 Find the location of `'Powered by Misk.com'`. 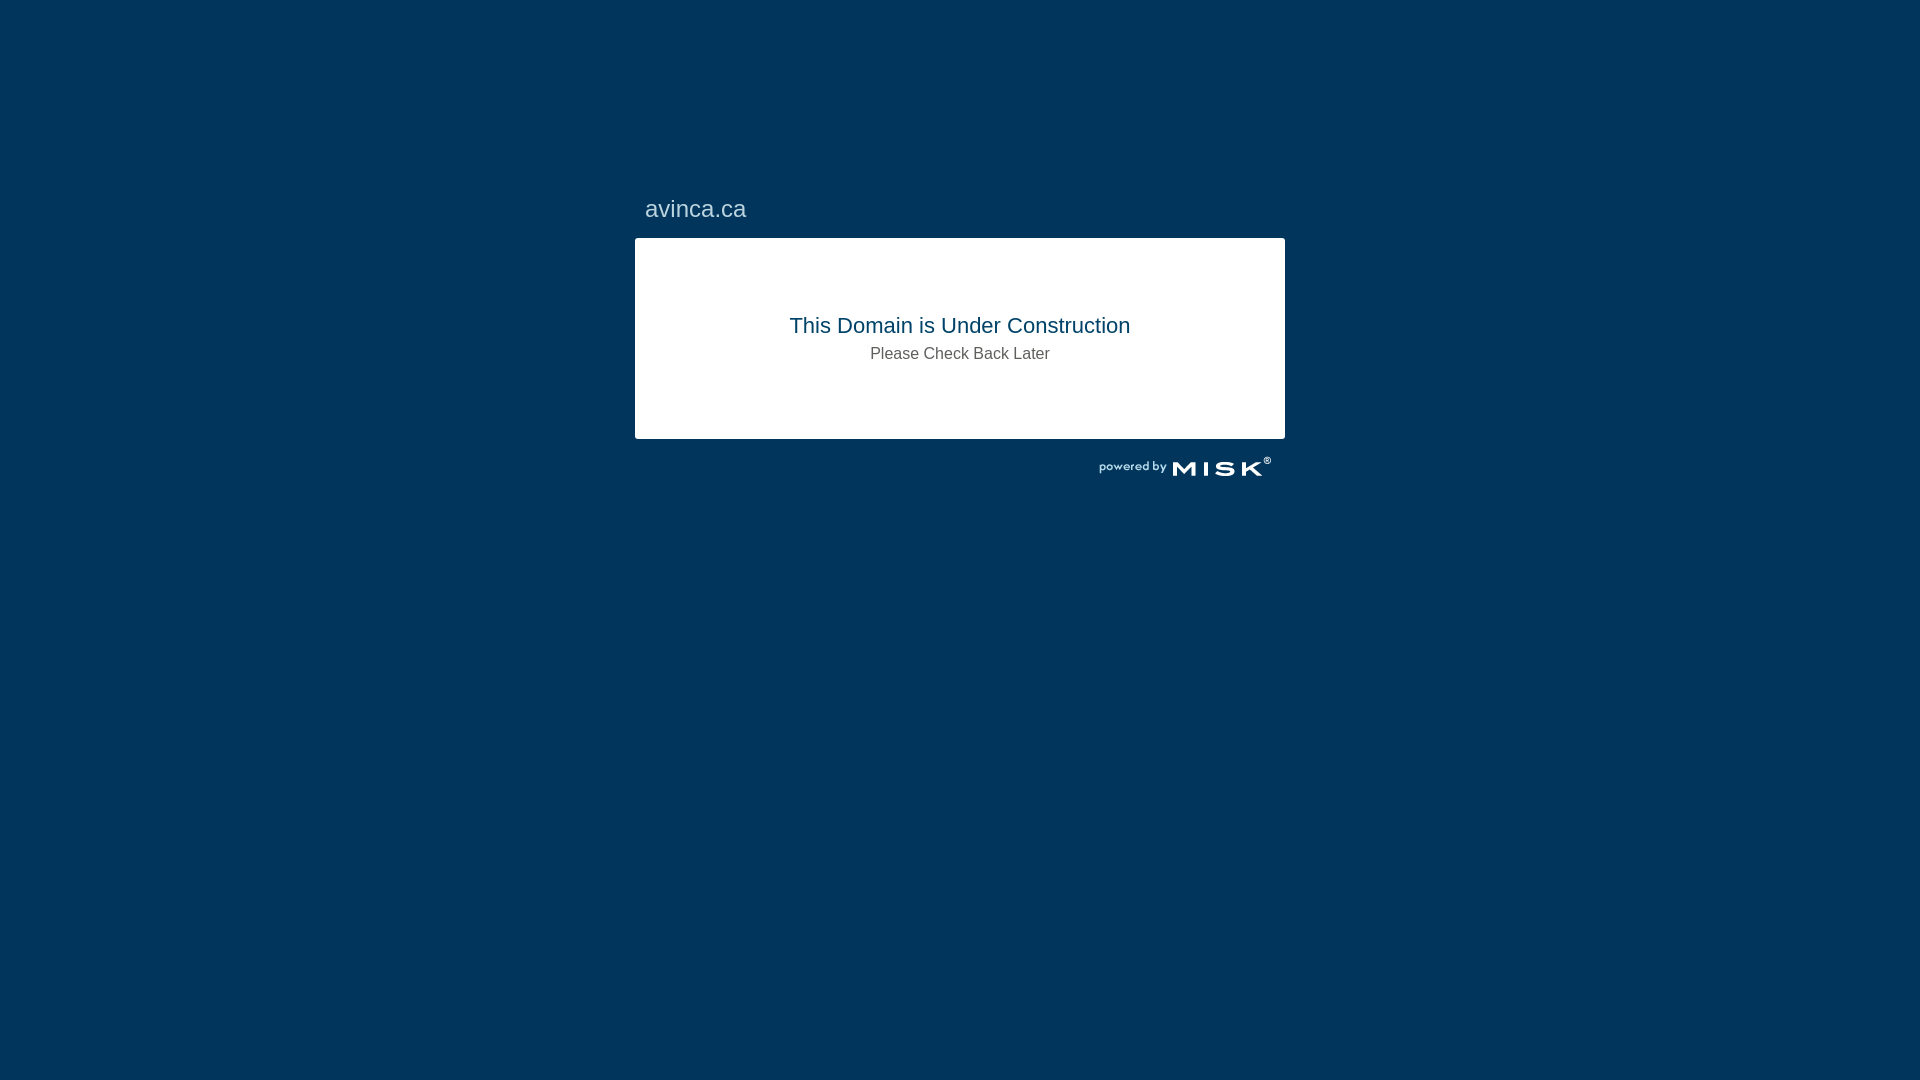

'Powered by Misk.com' is located at coordinates (1185, 469).